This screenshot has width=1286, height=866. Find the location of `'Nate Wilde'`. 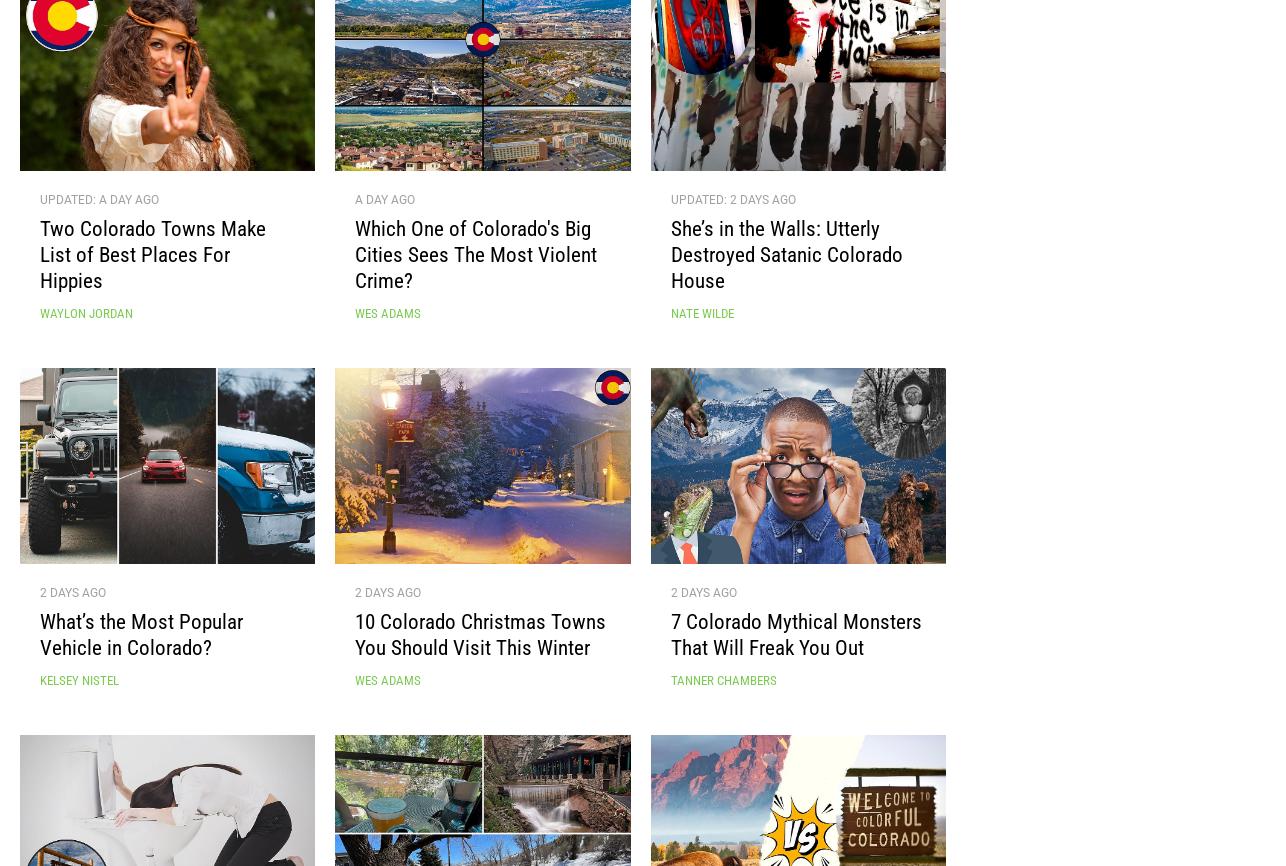

'Nate Wilde' is located at coordinates (701, 320).